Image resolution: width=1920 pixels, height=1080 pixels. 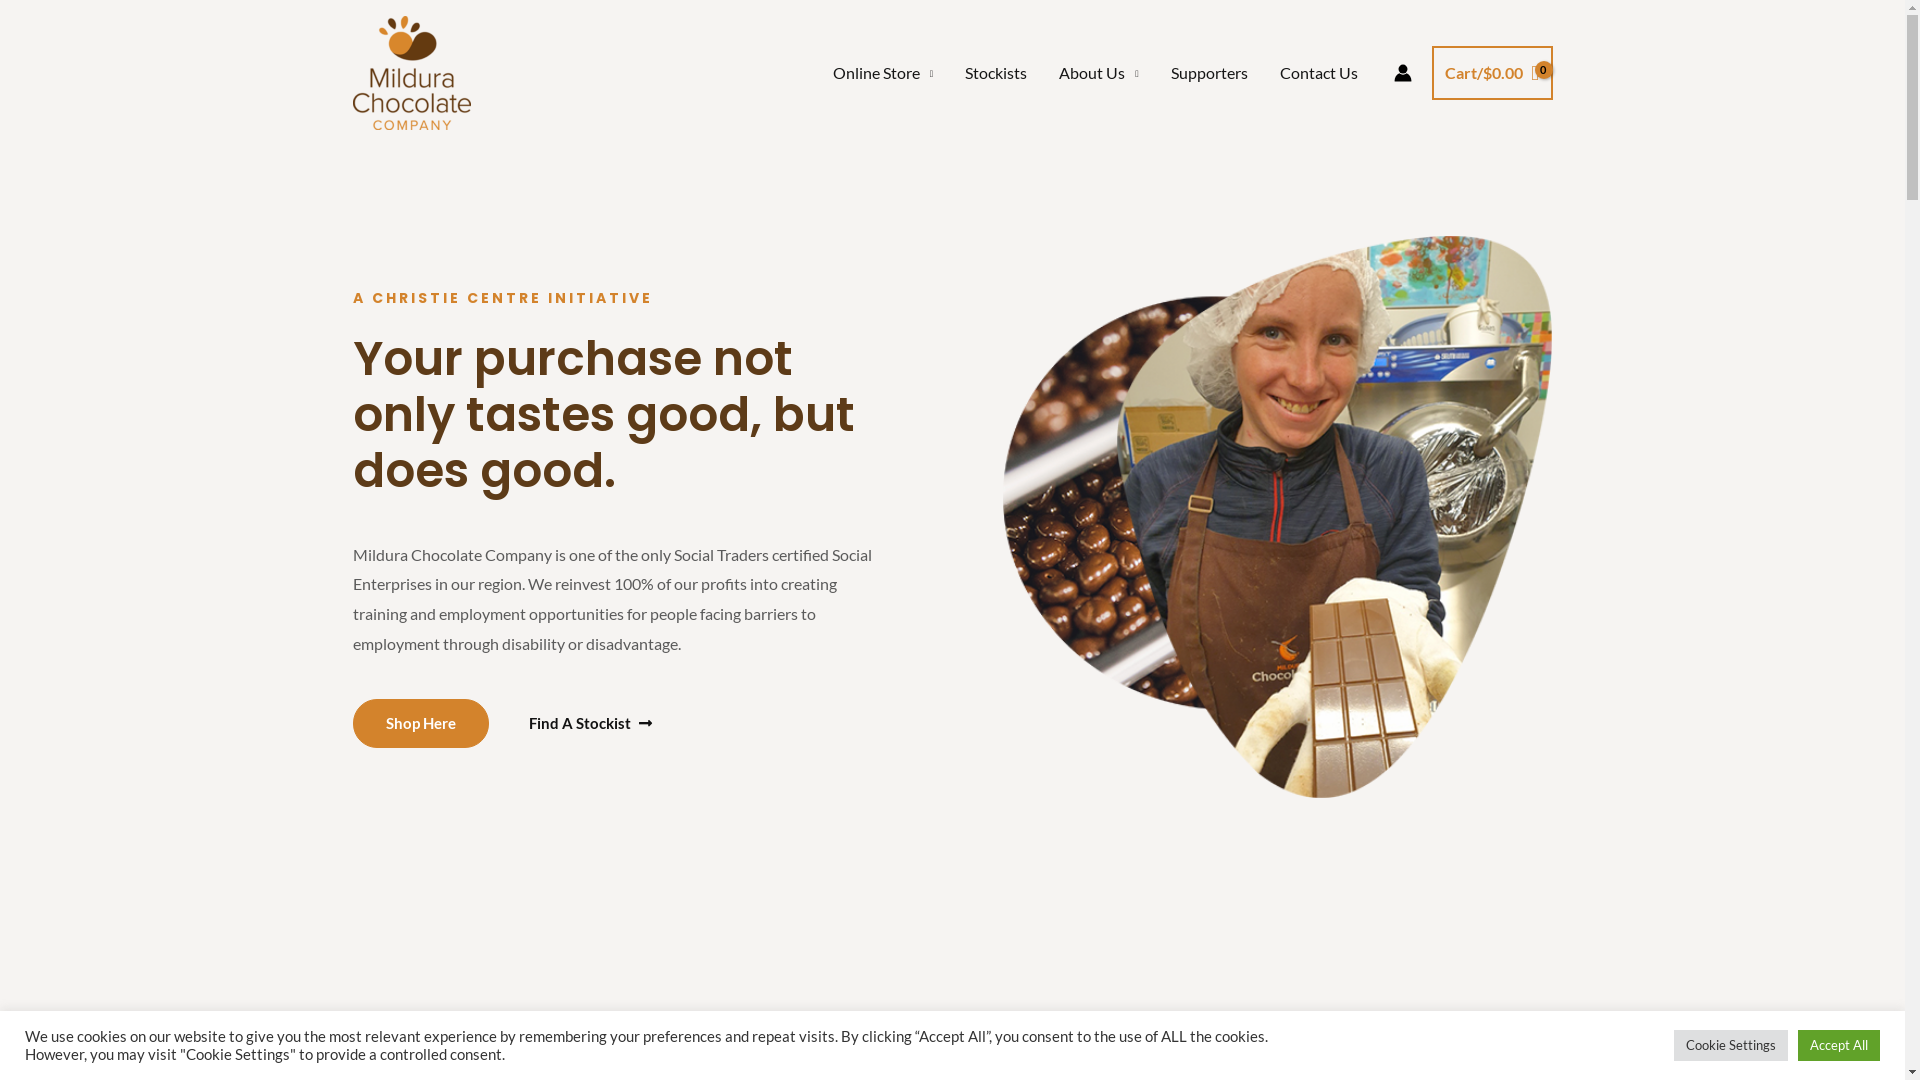 What do you see at coordinates (1208, 72) in the screenshot?
I see `'Supporters'` at bounding box center [1208, 72].